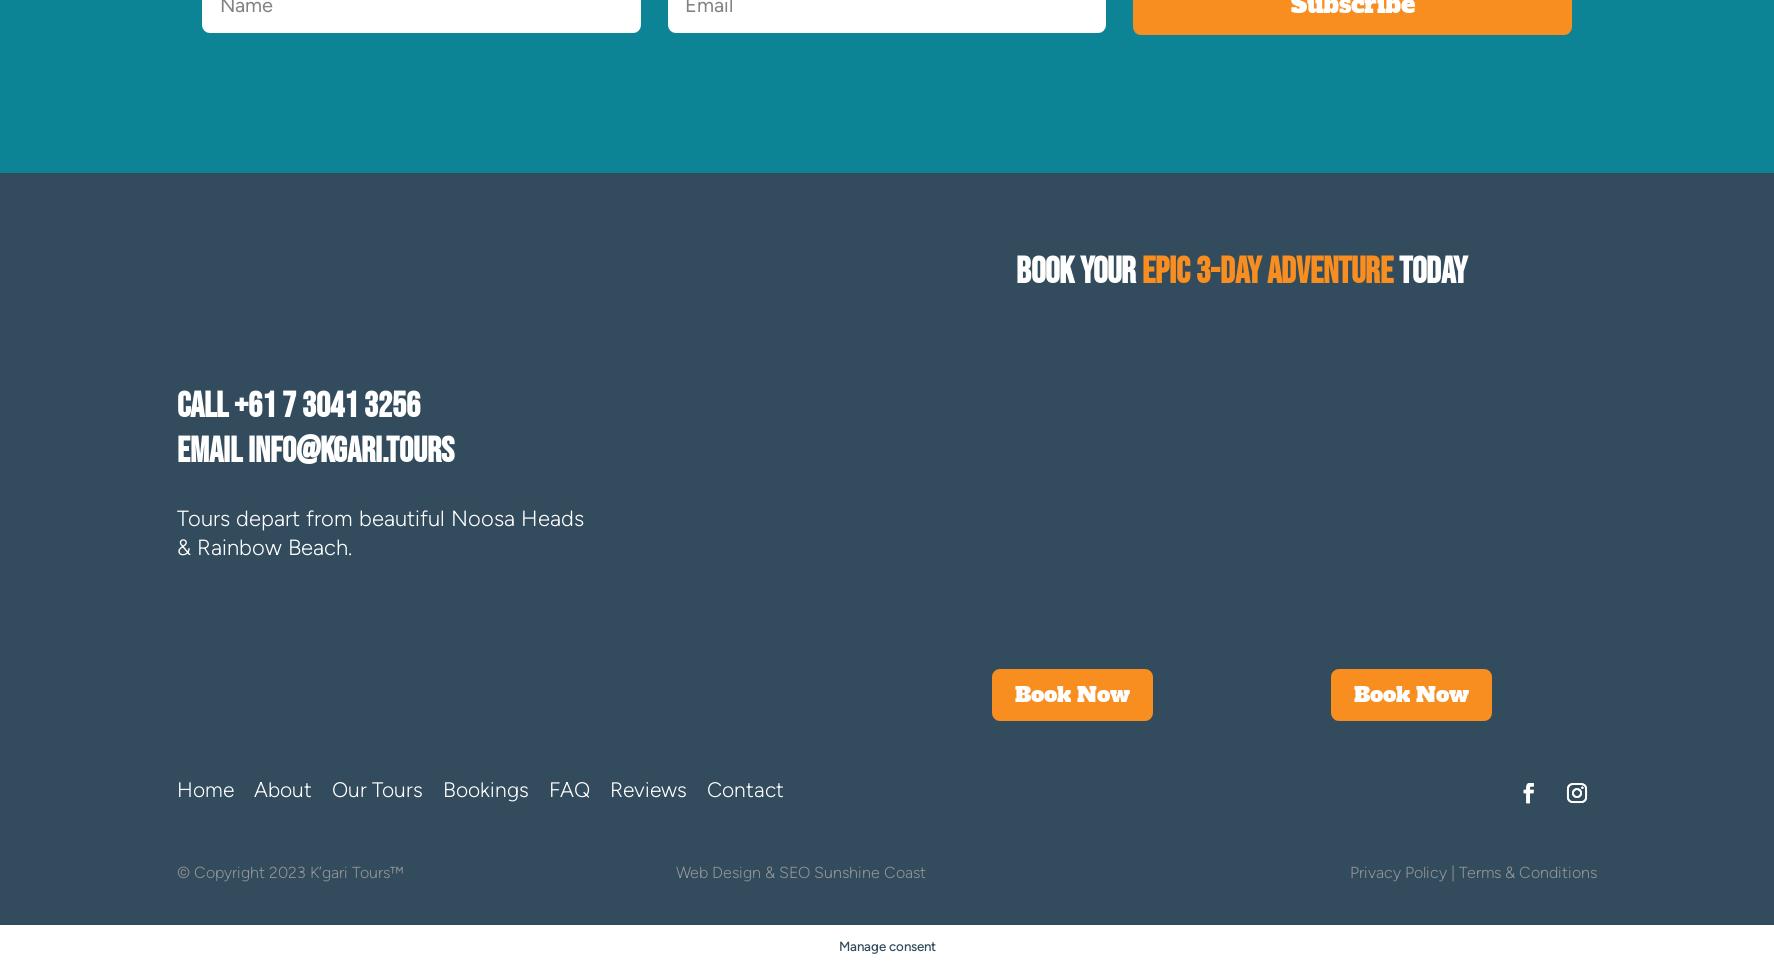  Describe the element at coordinates (852, 871) in the screenshot. I see `'SEO Sunshine Coast'` at that location.